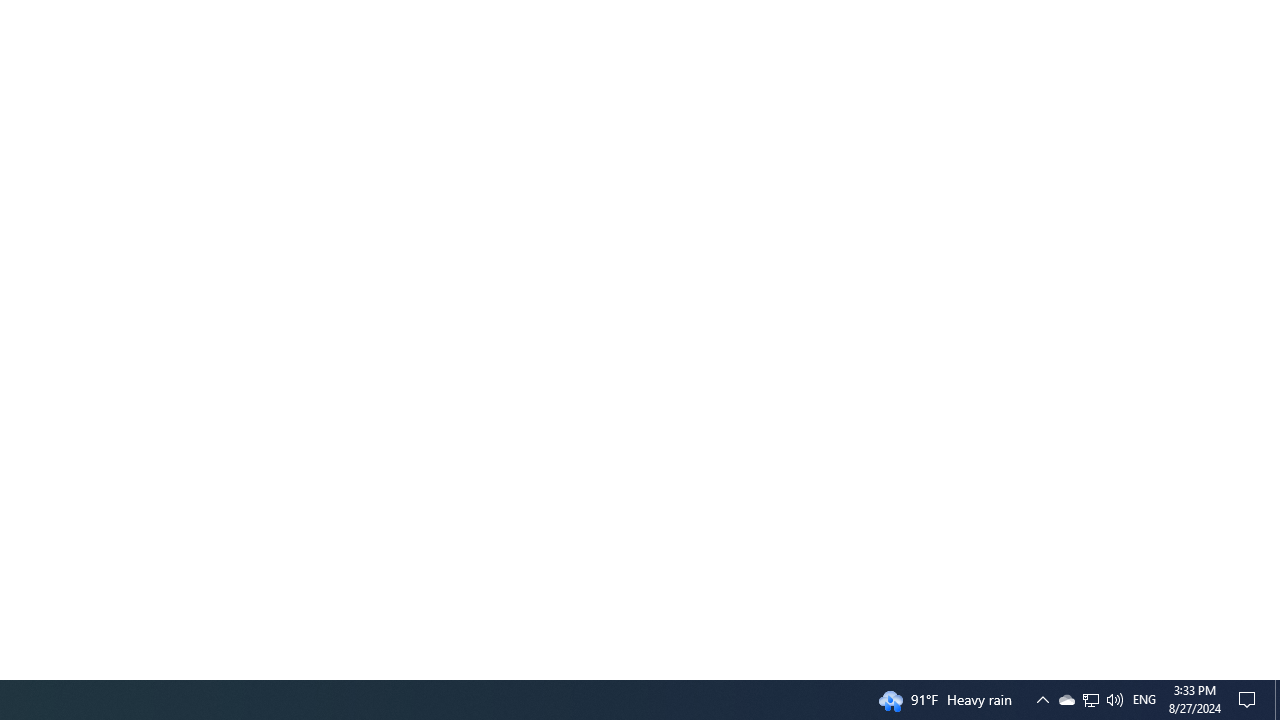 Image resolution: width=1280 pixels, height=720 pixels. What do you see at coordinates (1250, 698) in the screenshot?
I see `'Show desktop'` at bounding box center [1250, 698].